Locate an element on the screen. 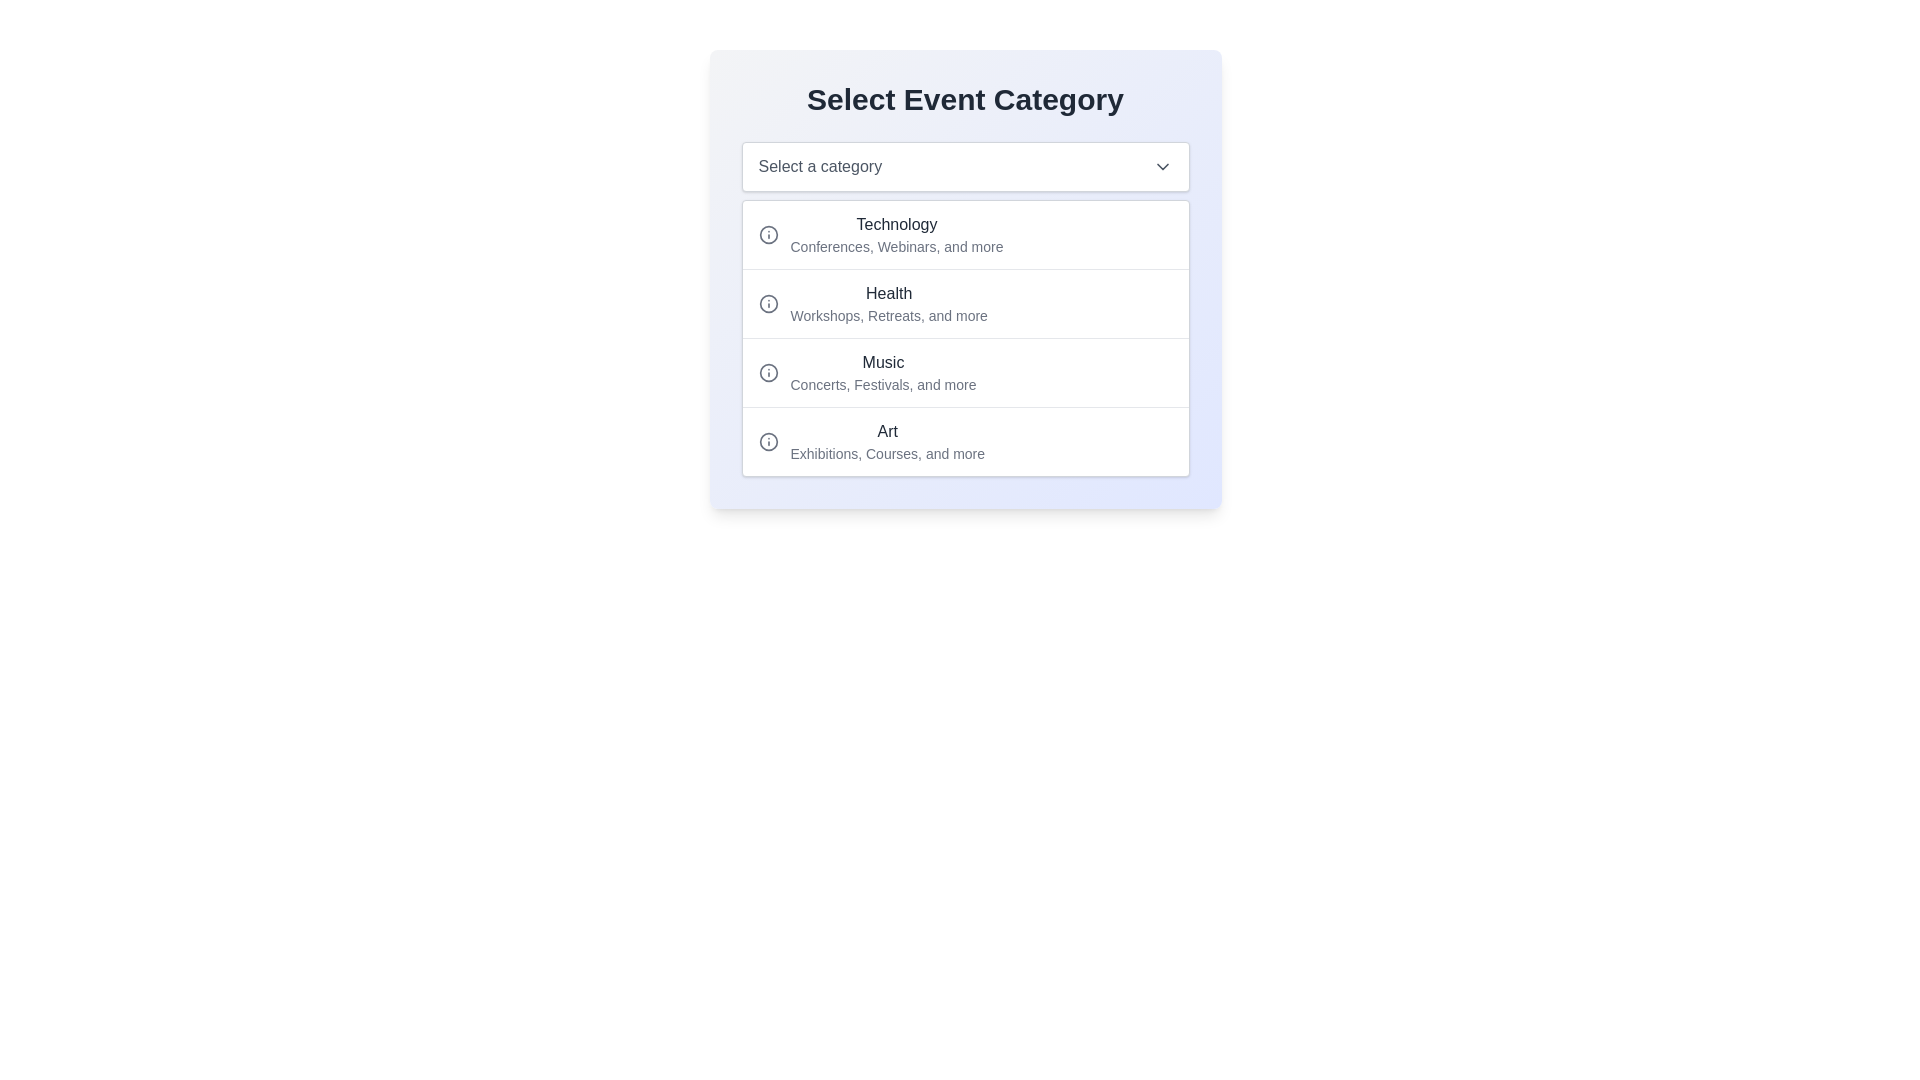  the fourth selectable category option in the list under 'Select Event Category' is located at coordinates (965, 440).